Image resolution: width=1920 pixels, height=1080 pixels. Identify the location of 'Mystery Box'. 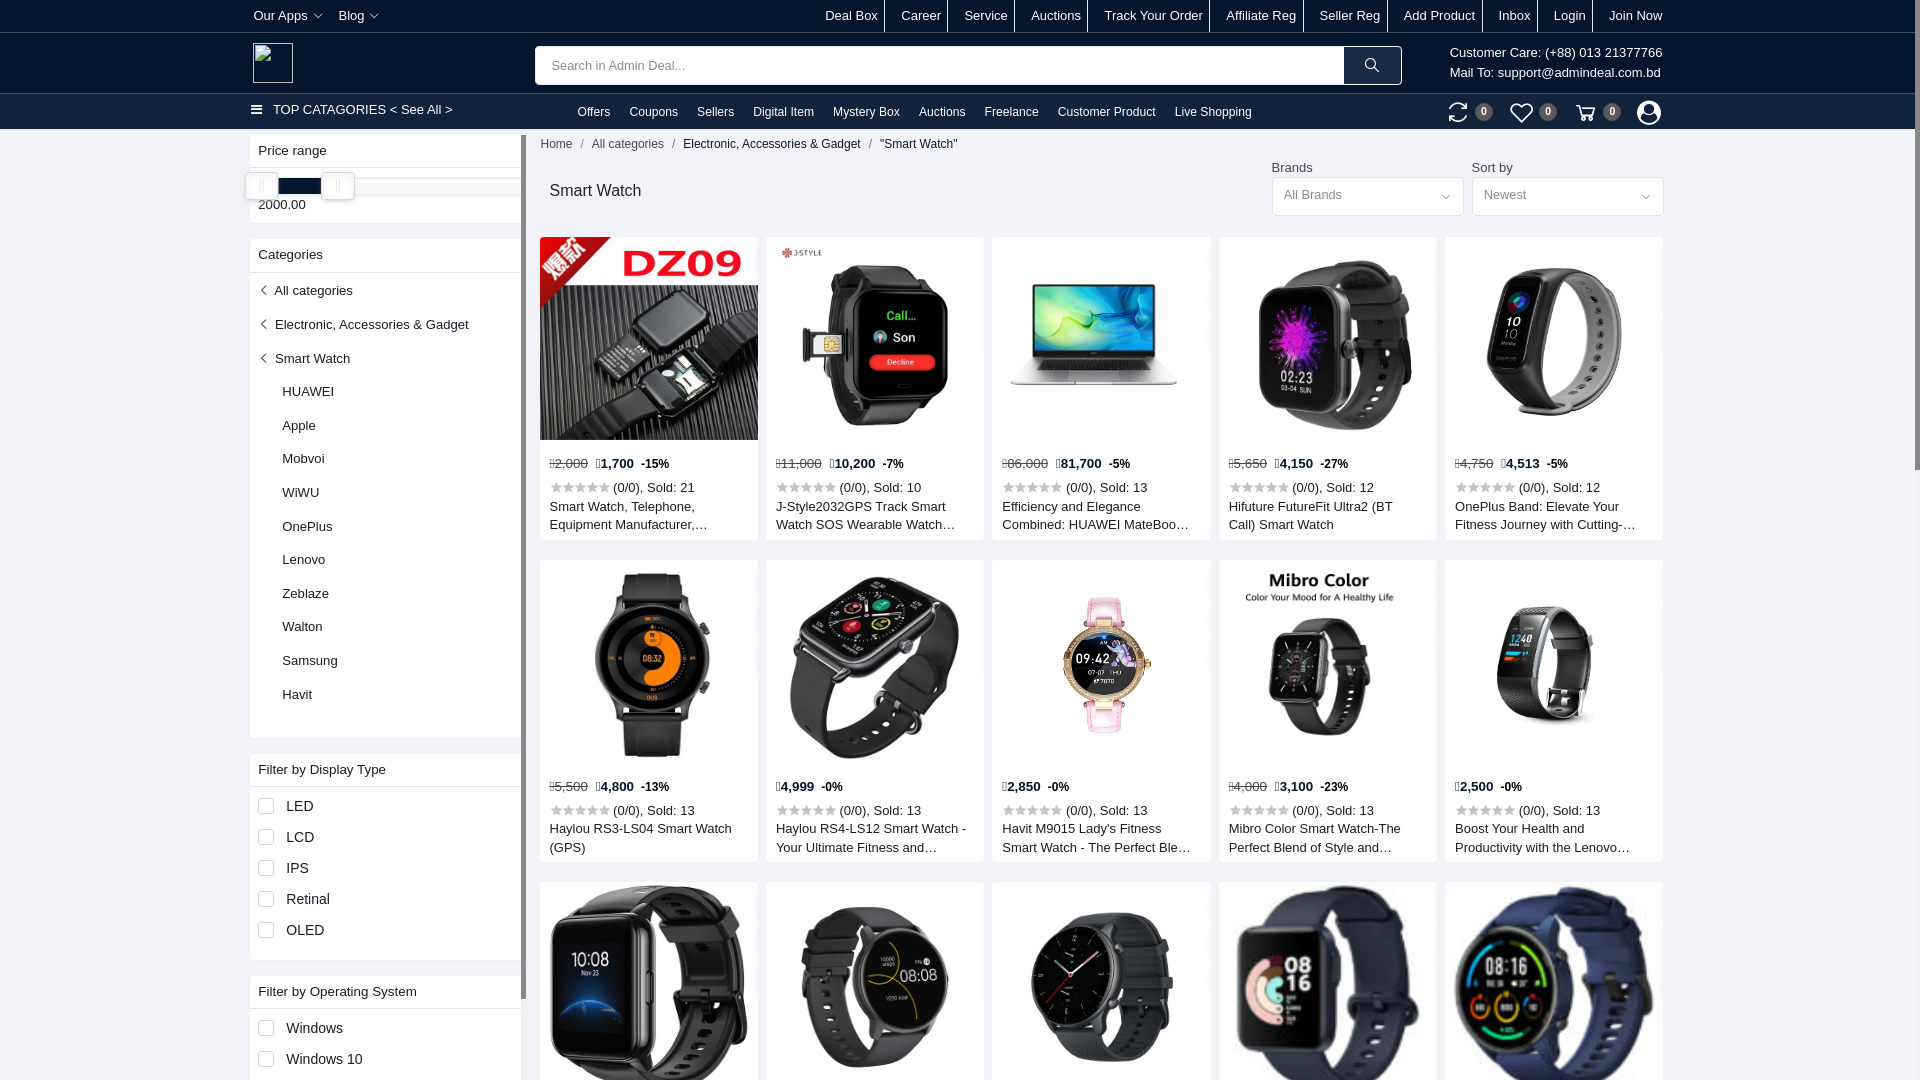
(865, 111).